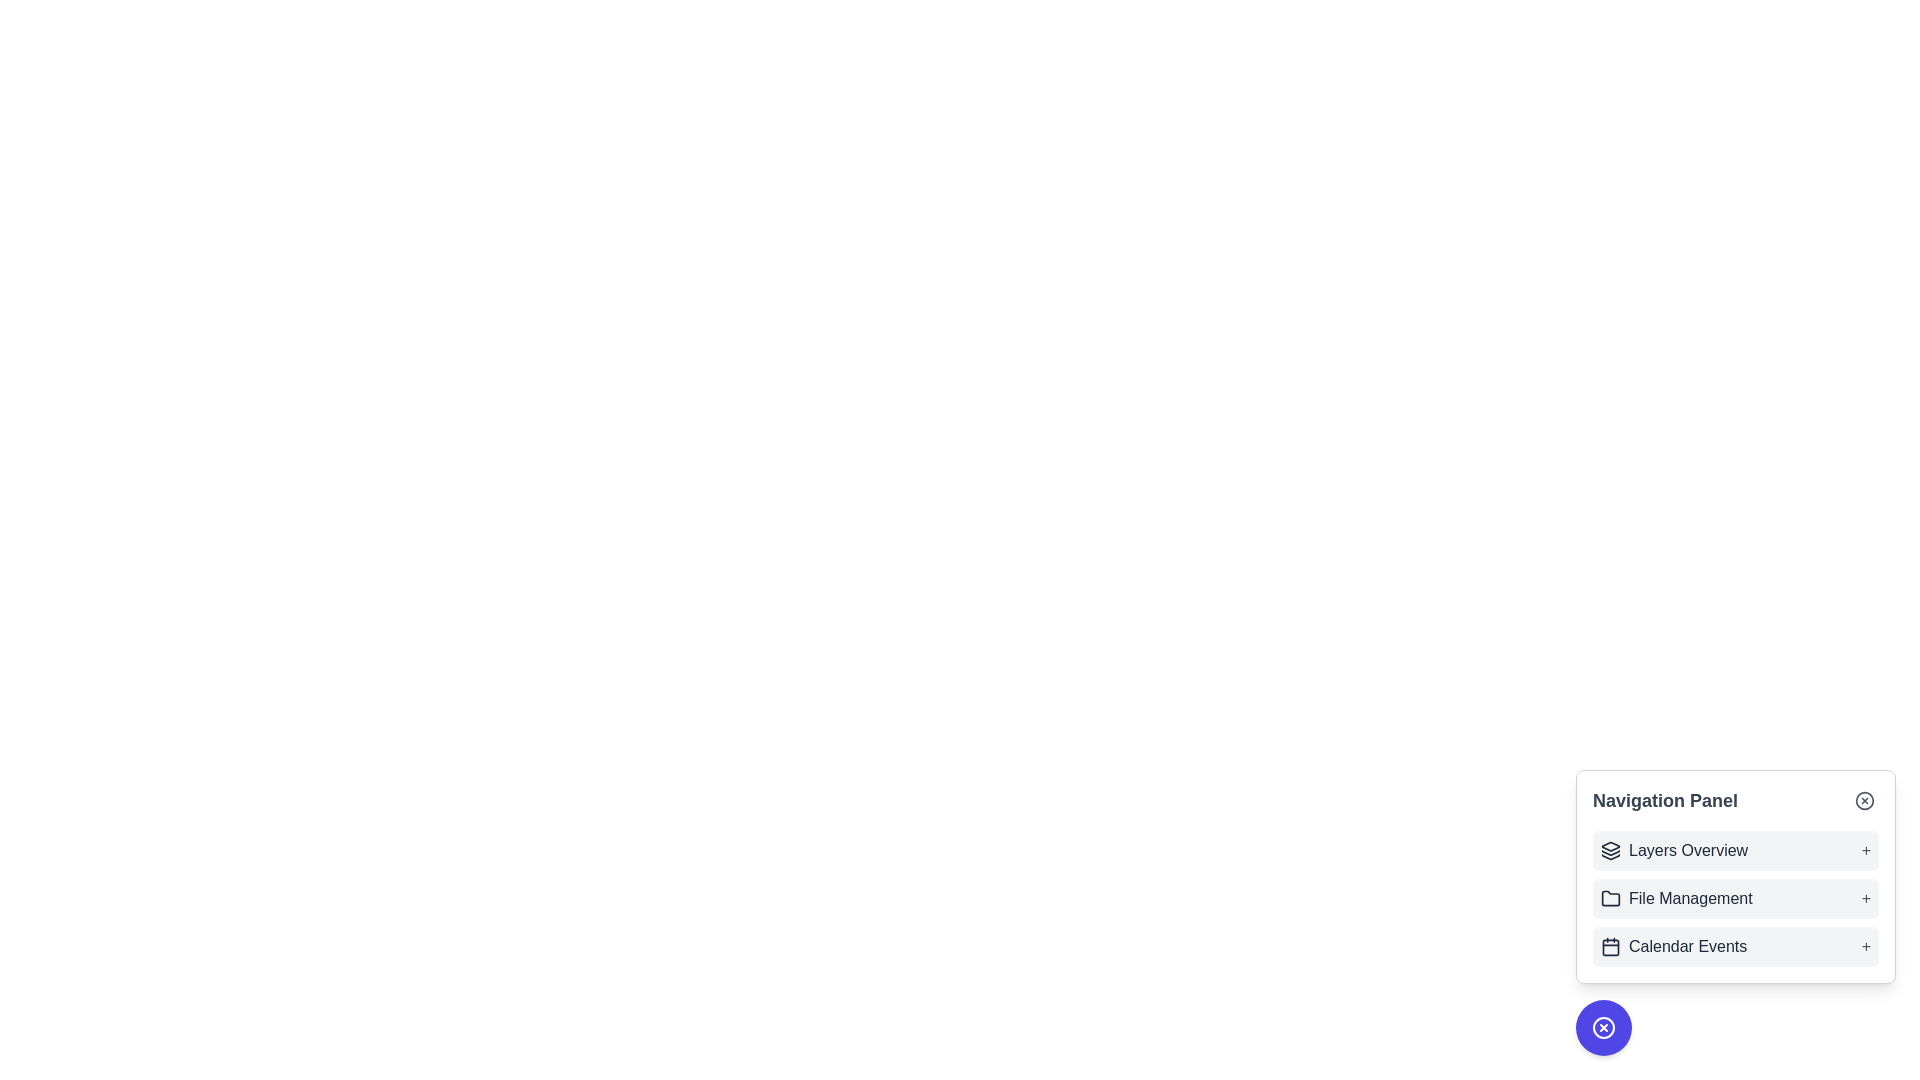  Describe the element at coordinates (1687, 851) in the screenshot. I see `the first text label` at that location.